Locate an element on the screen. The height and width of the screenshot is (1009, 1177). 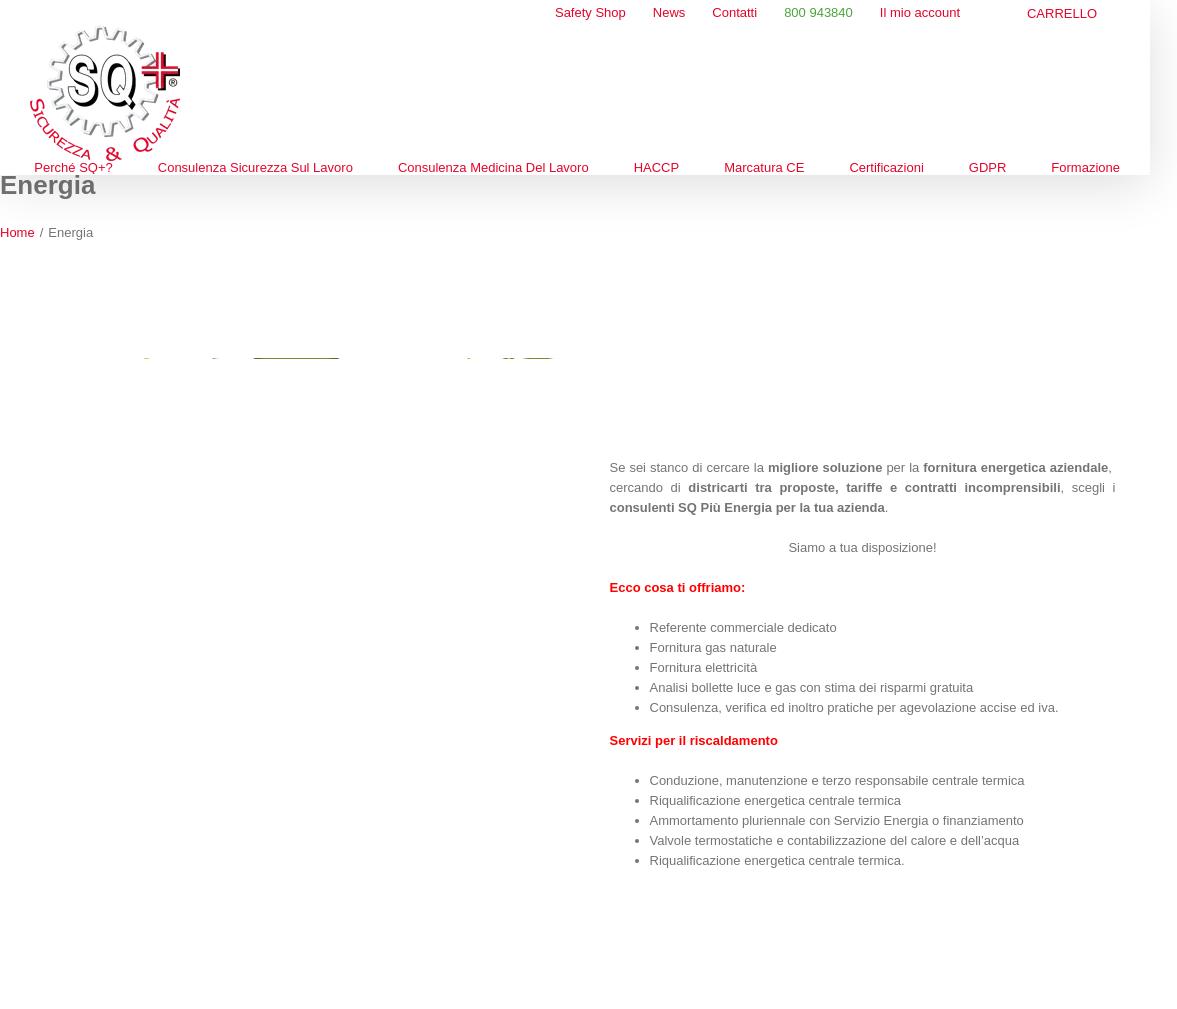
'Certificazione ISO 27001' is located at coordinates (908, 374).